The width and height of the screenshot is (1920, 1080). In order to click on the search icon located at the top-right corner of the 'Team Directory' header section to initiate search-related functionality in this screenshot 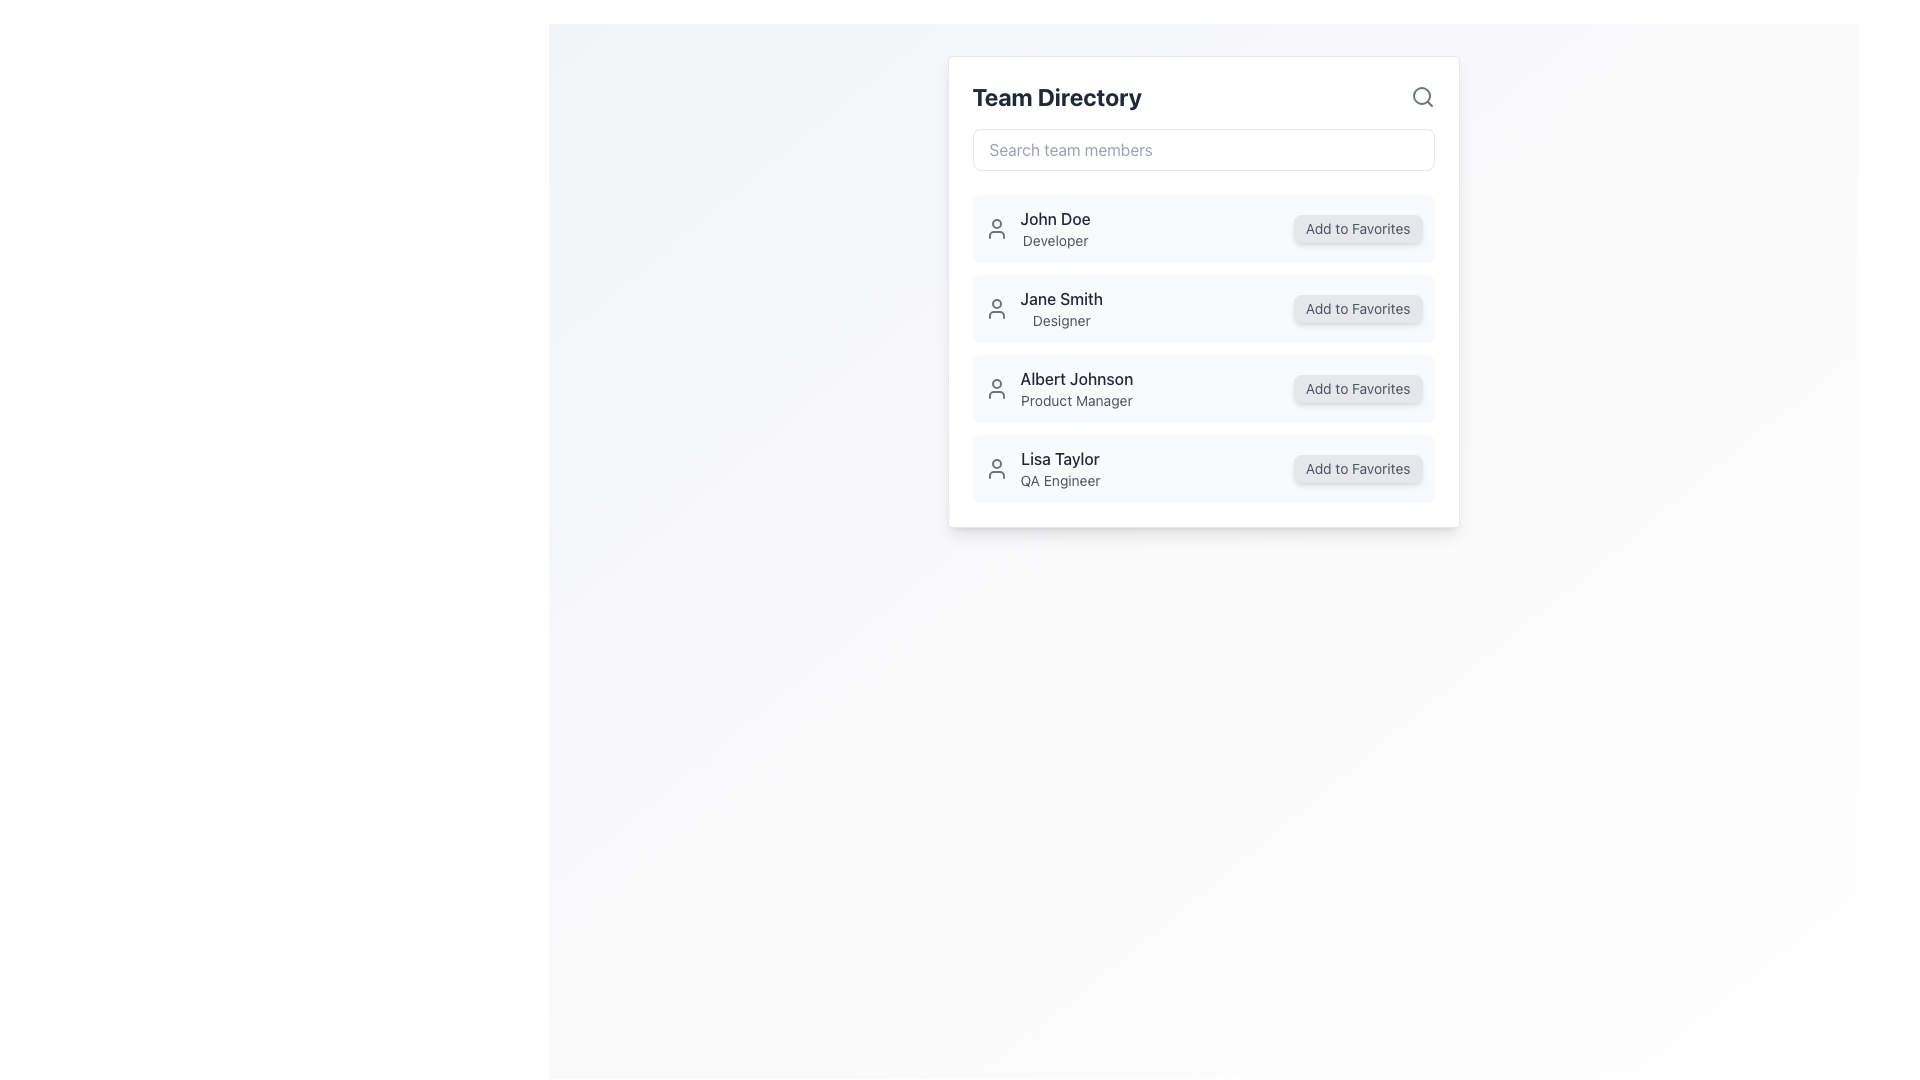, I will do `click(1421, 96)`.